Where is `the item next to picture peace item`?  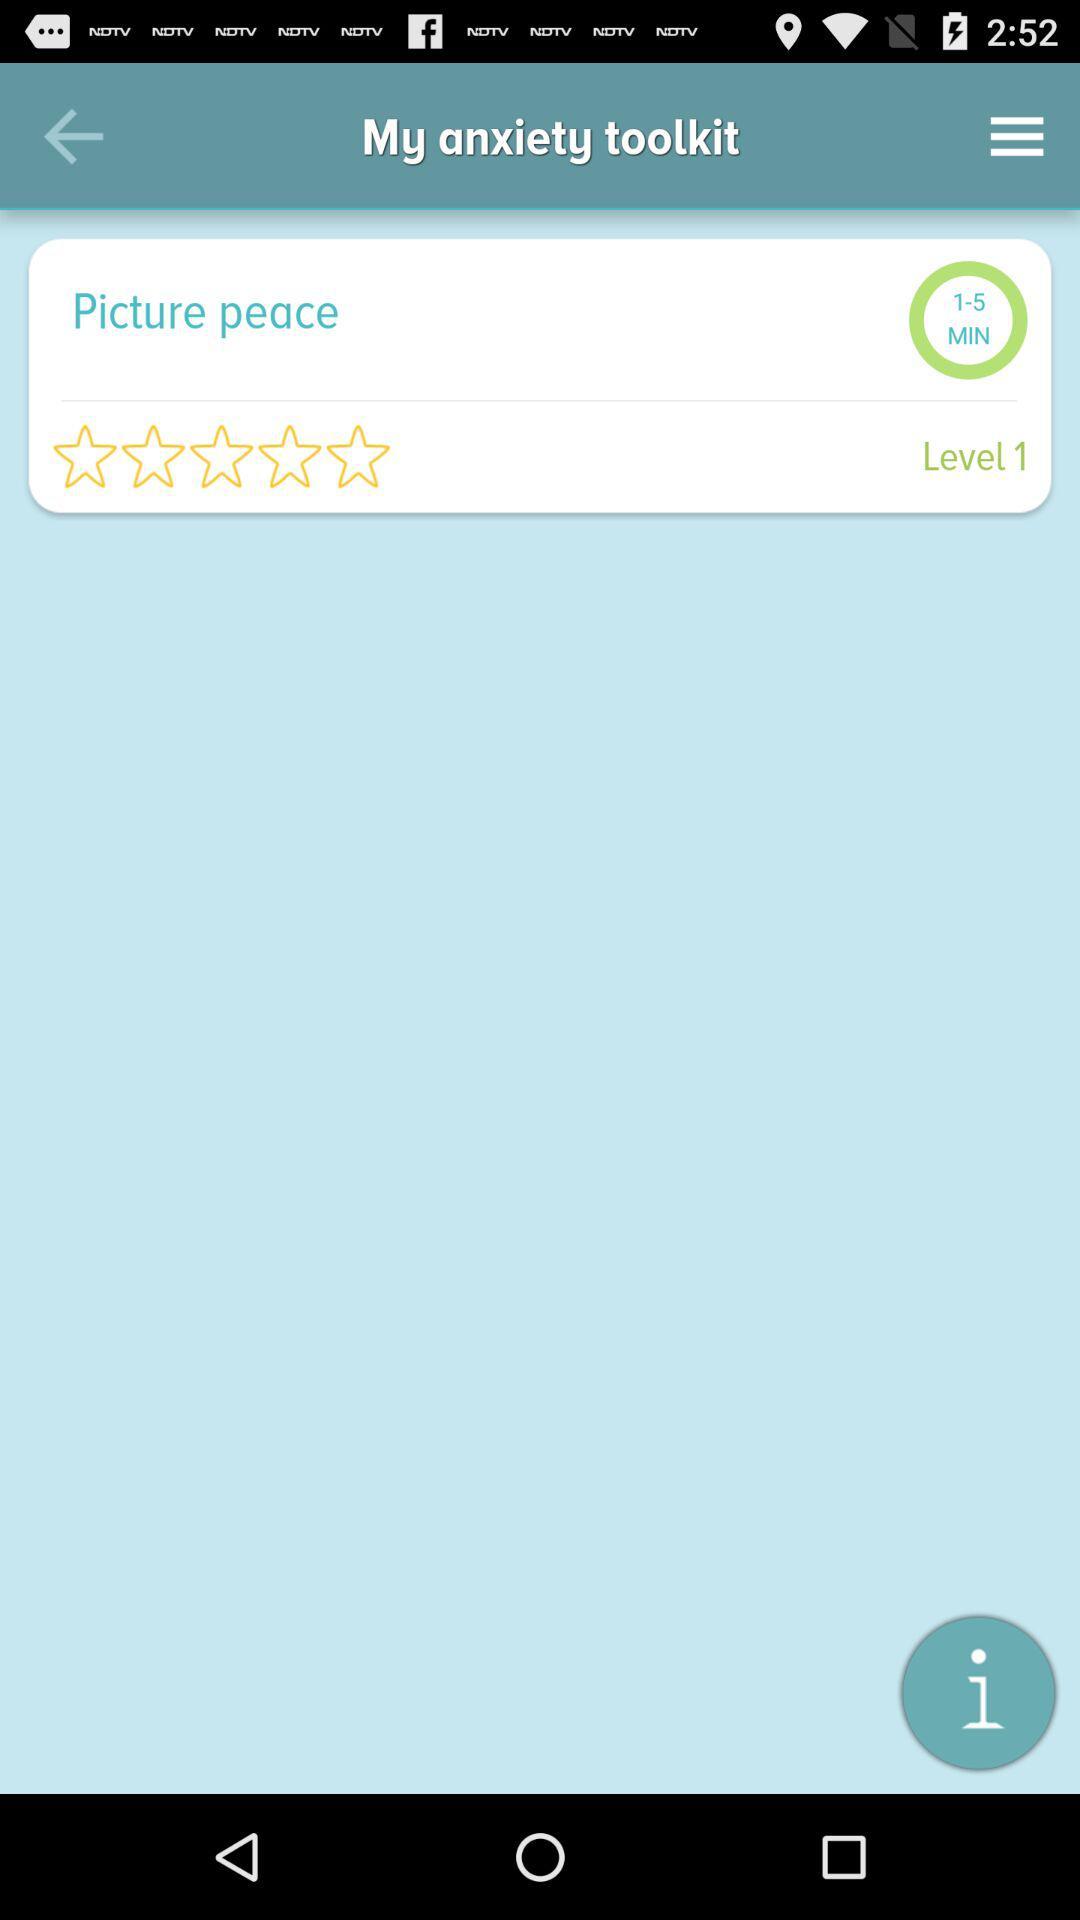 the item next to picture peace item is located at coordinates (967, 320).